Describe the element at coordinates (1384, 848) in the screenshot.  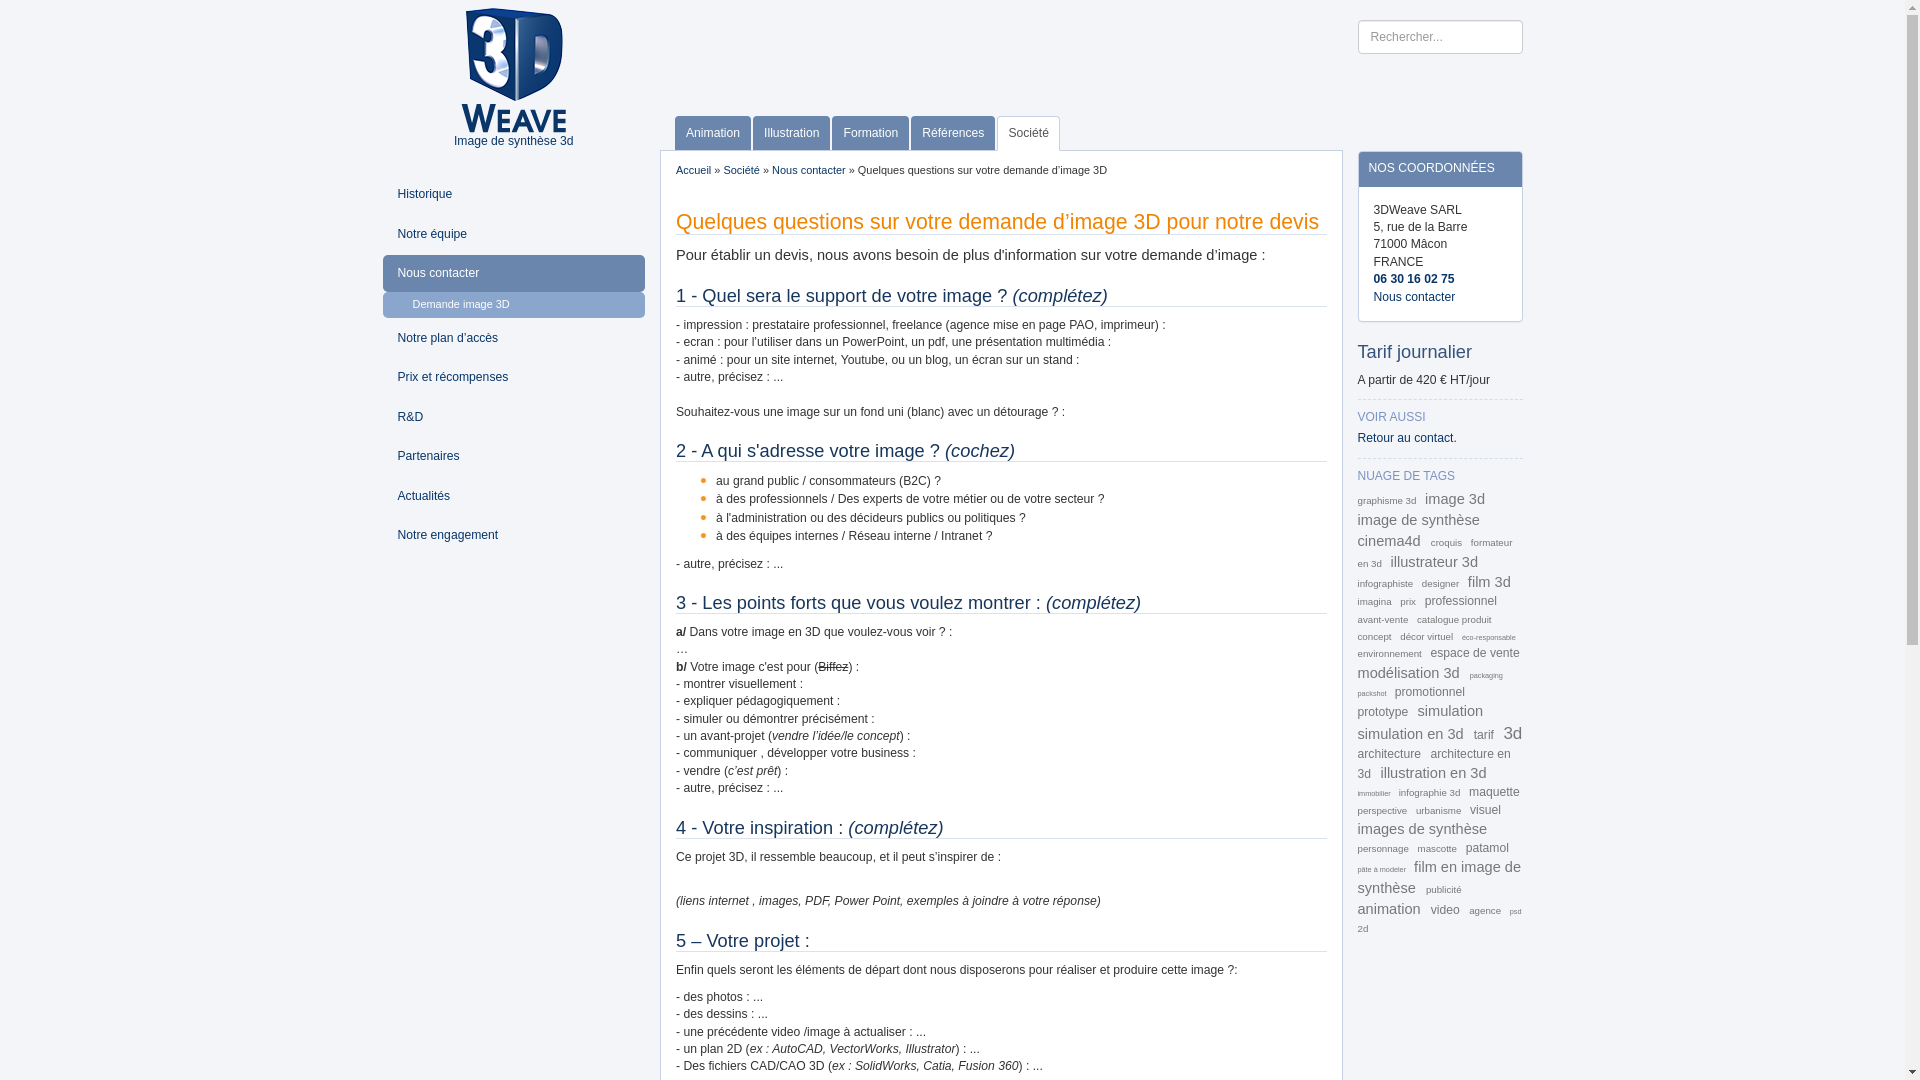
I see `'personnage'` at that location.